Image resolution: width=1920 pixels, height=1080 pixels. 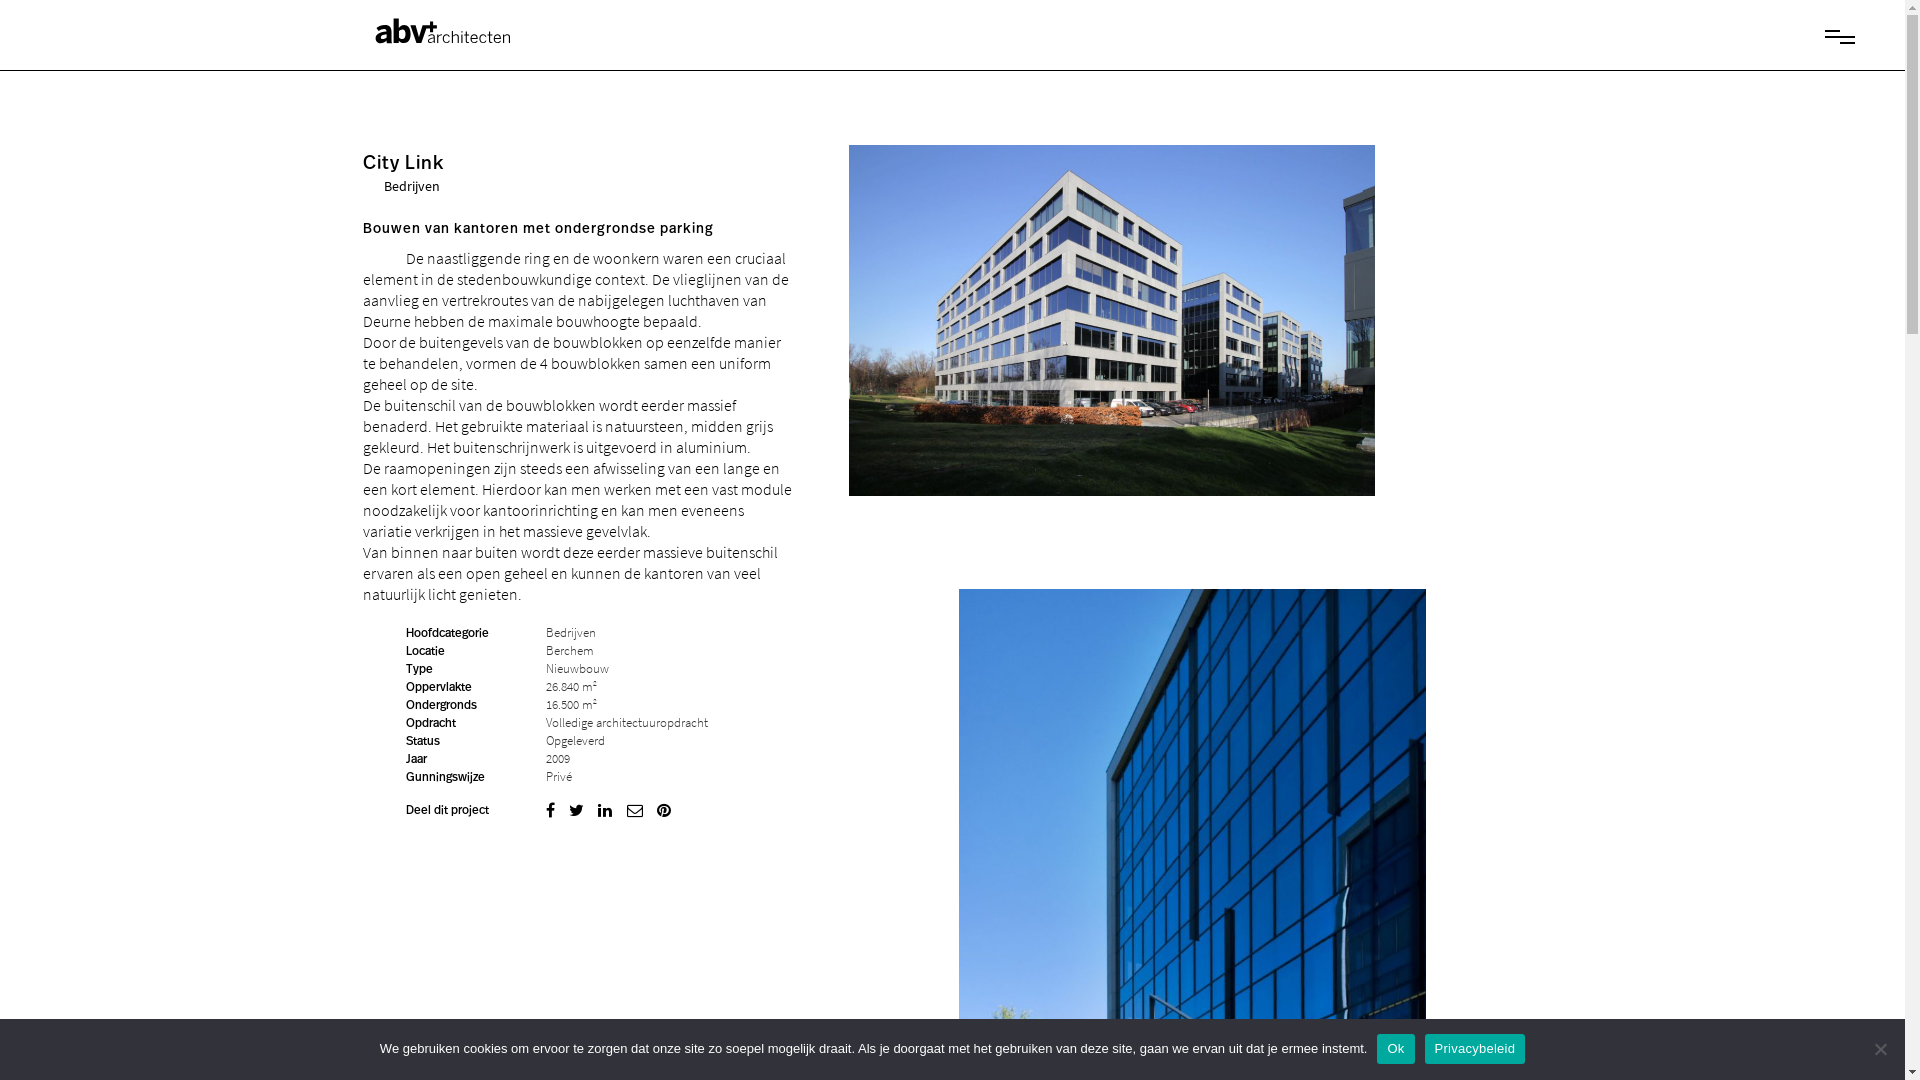 I want to click on 'Nee', so click(x=1869, y=1048).